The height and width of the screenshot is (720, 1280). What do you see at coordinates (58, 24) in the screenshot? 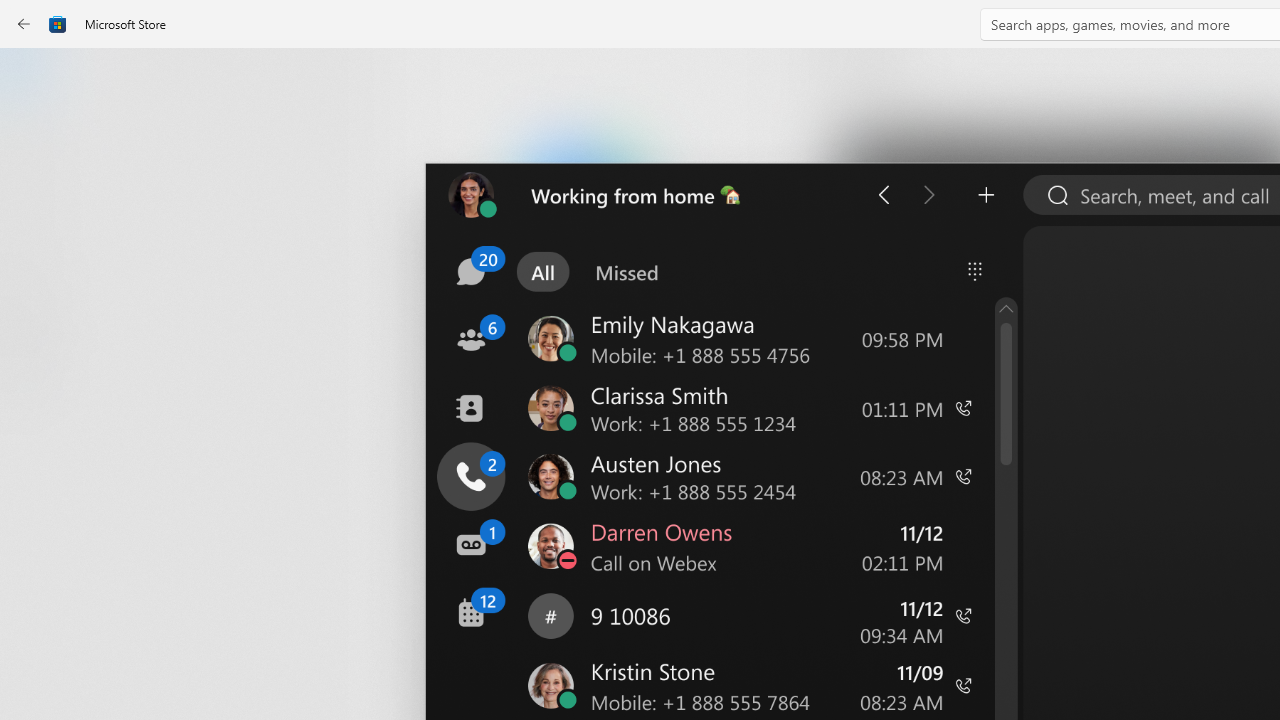
I see `'Class: Image'` at bounding box center [58, 24].